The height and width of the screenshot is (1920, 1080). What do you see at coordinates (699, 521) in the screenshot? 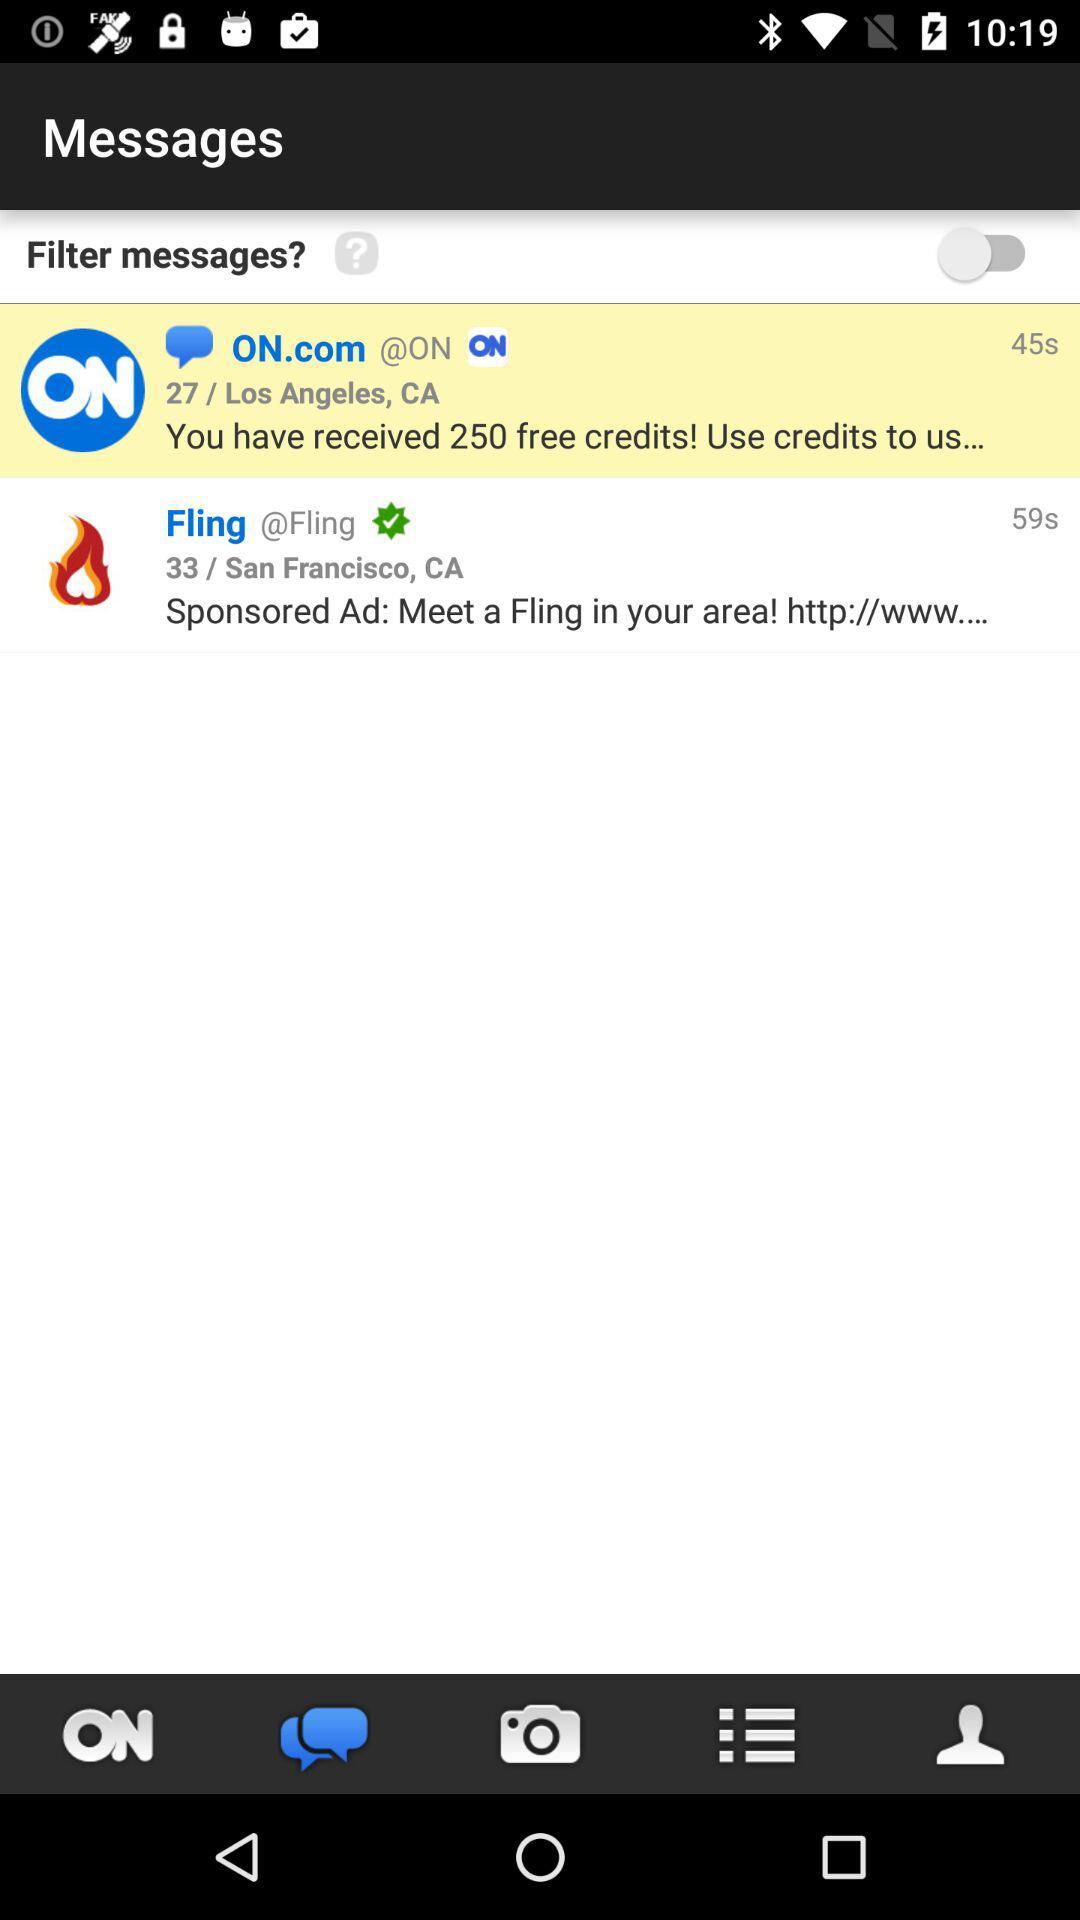
I see `the item to the left of 59s item` at bounding box center [699, 521].